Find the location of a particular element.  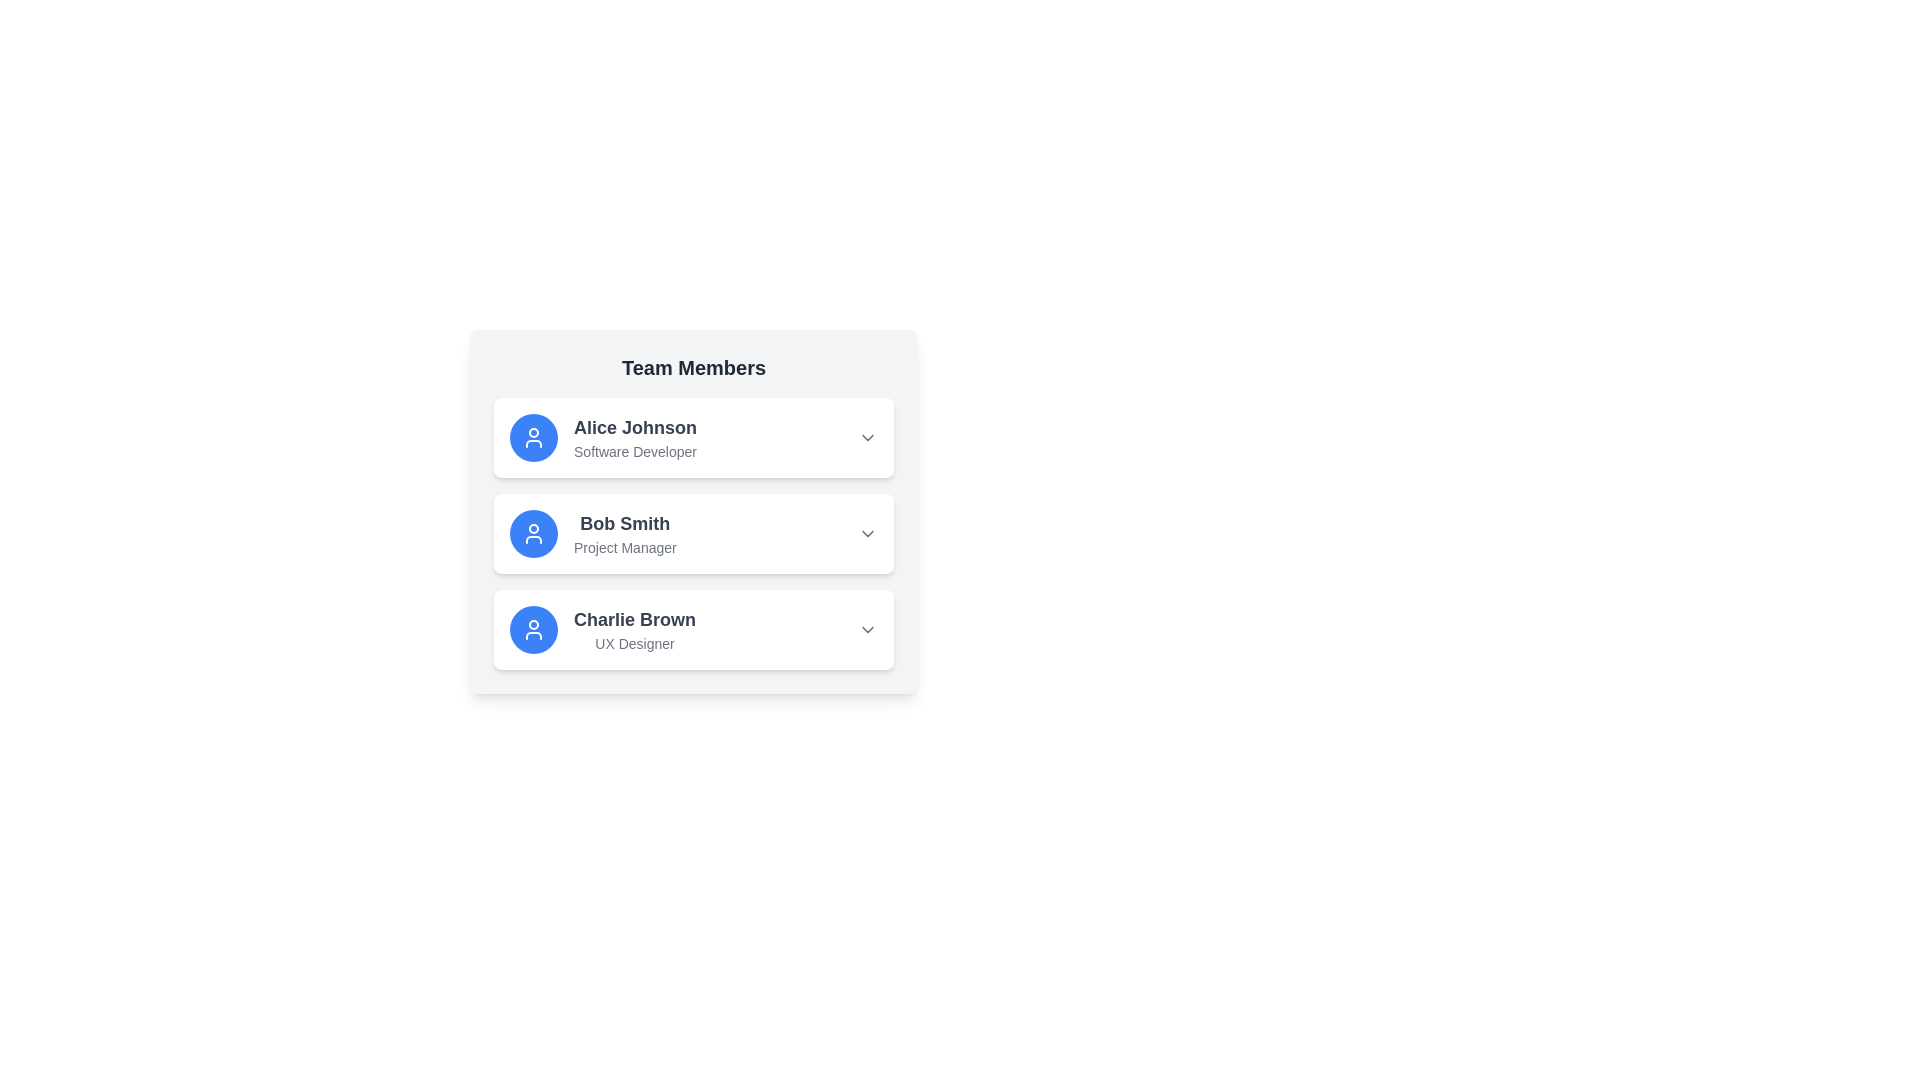

the user icon representing 'Bob Smith' in the team list is located at coordinates (533, 532).